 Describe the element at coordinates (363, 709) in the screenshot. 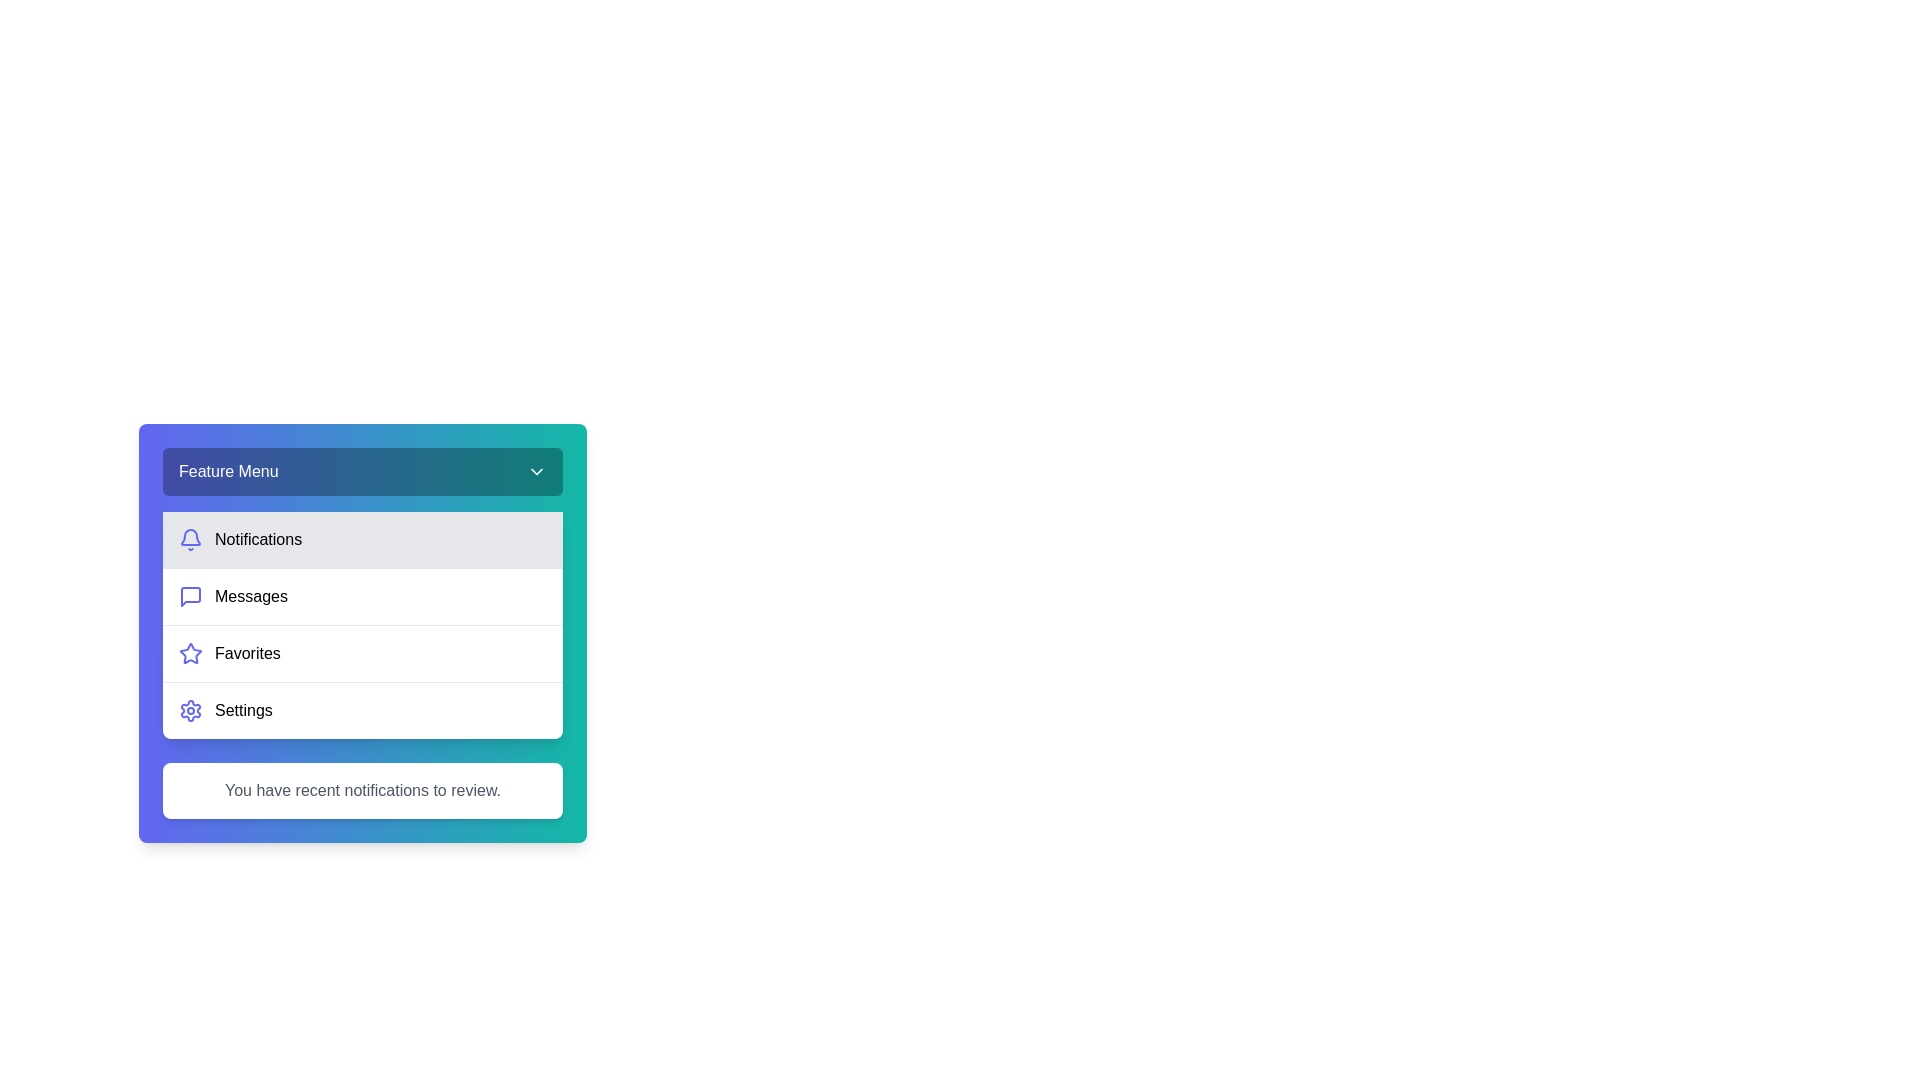

I see `the last Button-like menu item in the vertical list of options` at that location.